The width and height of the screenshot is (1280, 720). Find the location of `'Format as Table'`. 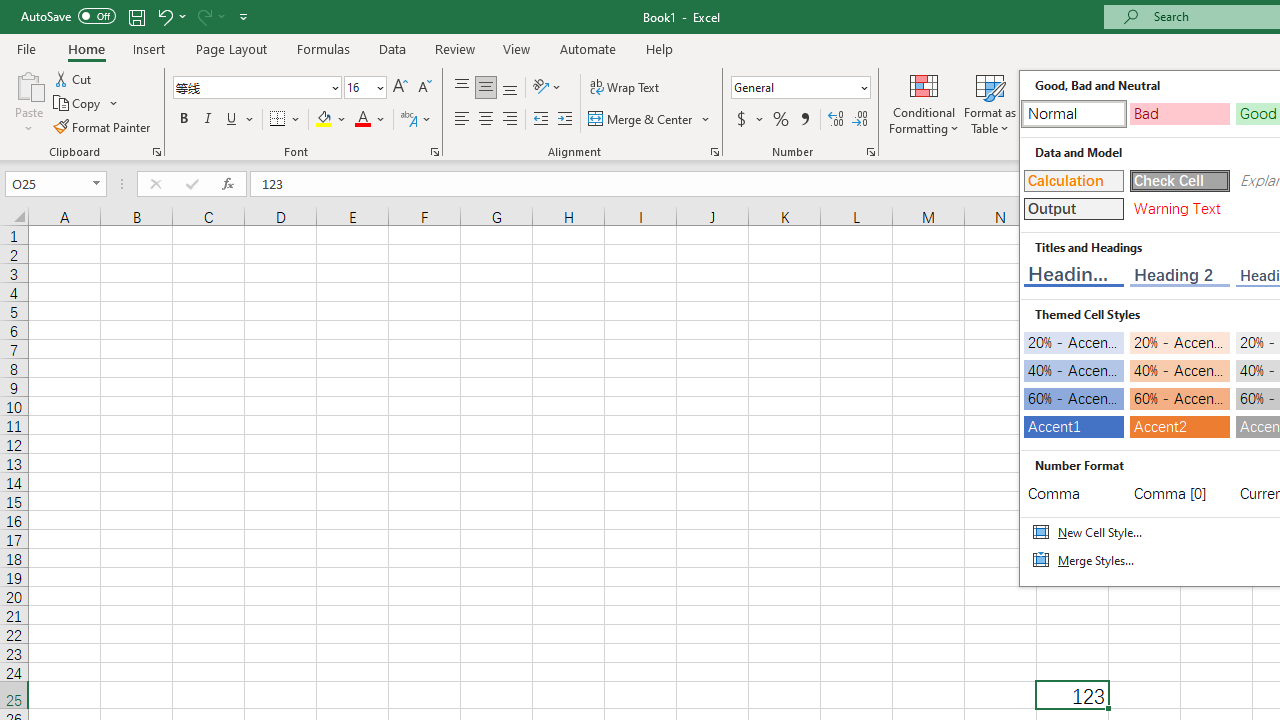

'Format as Table' is located at coordinates (990, 103).